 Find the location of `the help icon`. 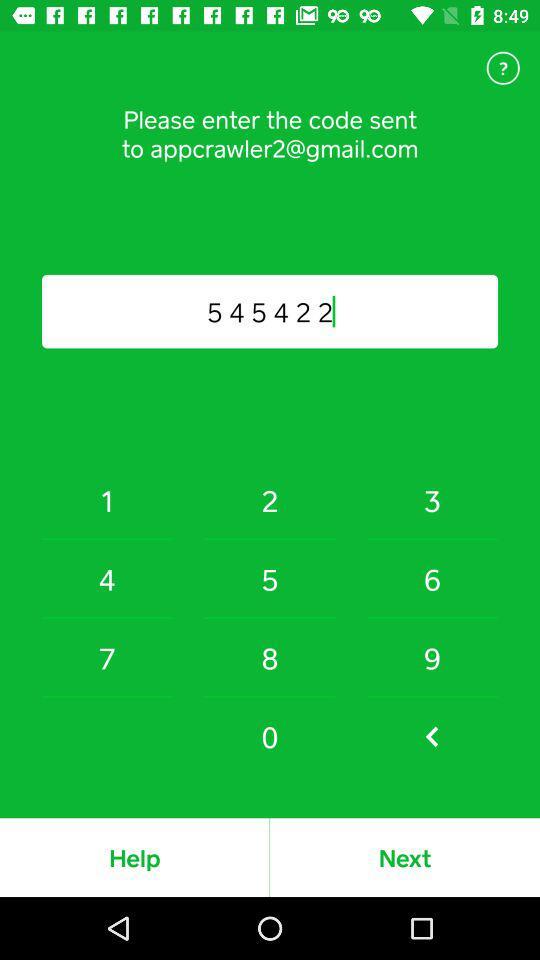

the help icon is located at coordinates (502, 68).